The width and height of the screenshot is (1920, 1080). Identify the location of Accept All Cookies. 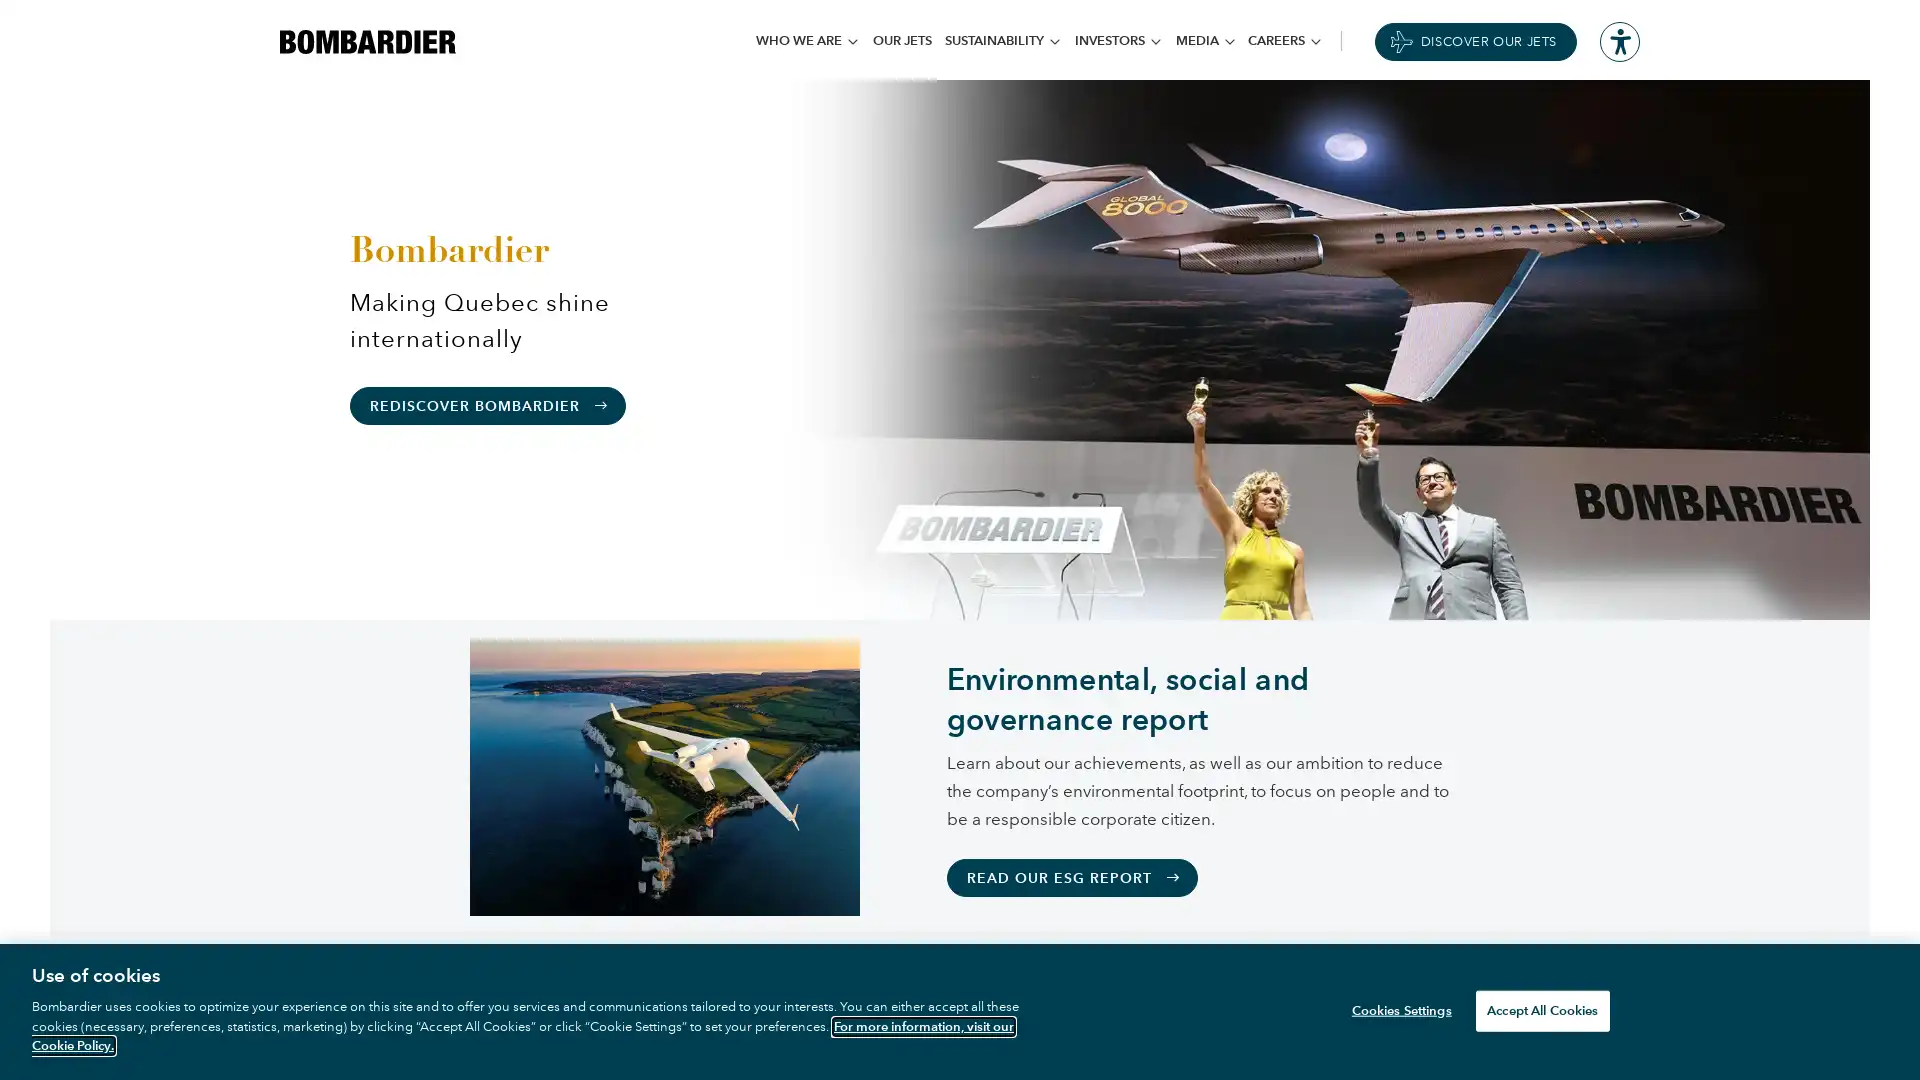
(1541, 1010).